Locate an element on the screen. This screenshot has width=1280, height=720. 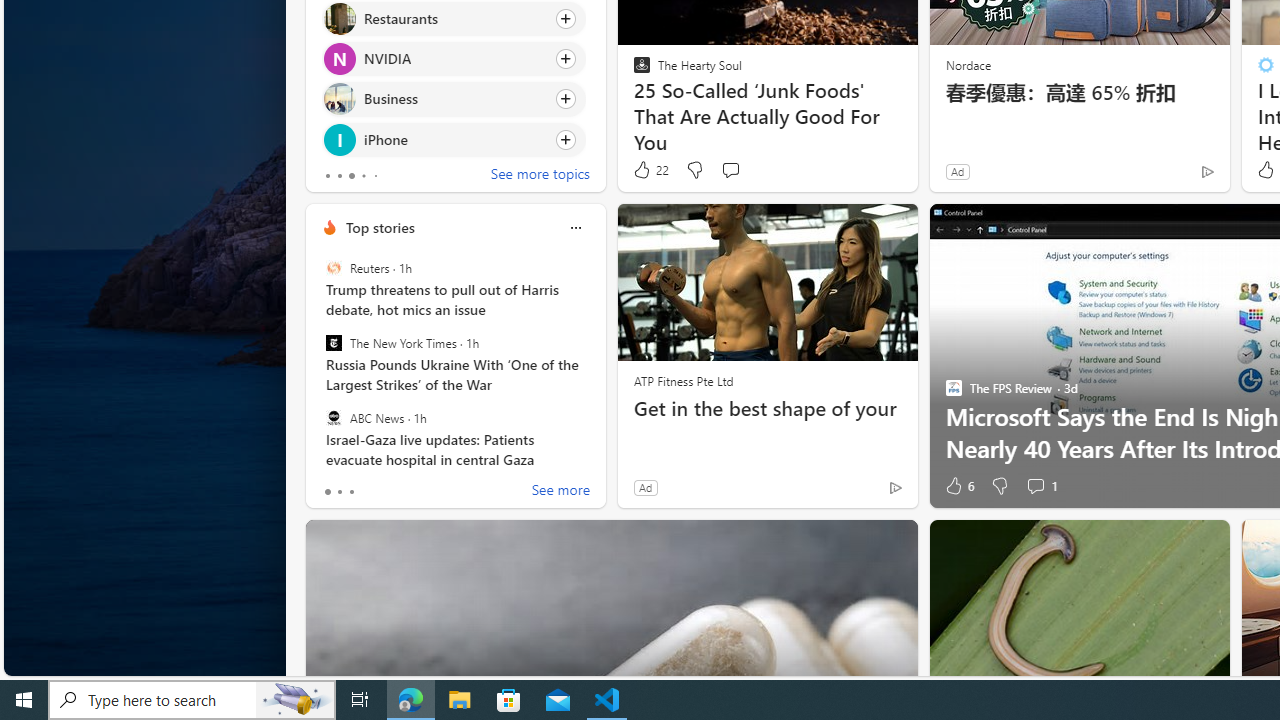
'tab-0' is located at coordinates (327, 492).